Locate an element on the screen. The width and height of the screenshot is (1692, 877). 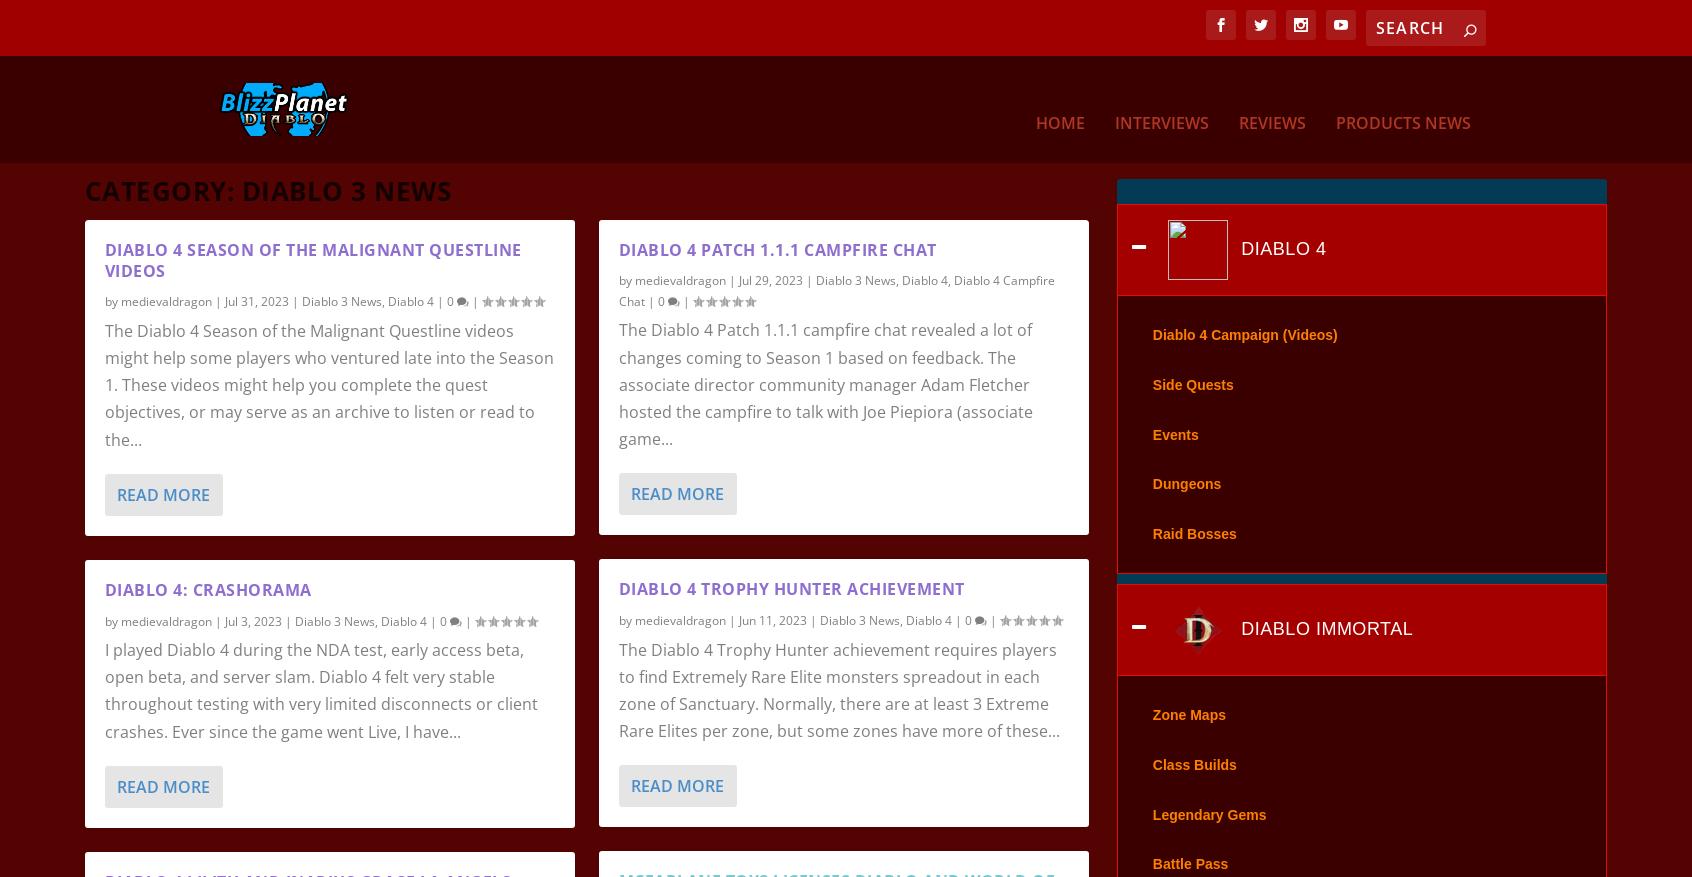
'Zone Maps' is located at coordinates (1187, 742).